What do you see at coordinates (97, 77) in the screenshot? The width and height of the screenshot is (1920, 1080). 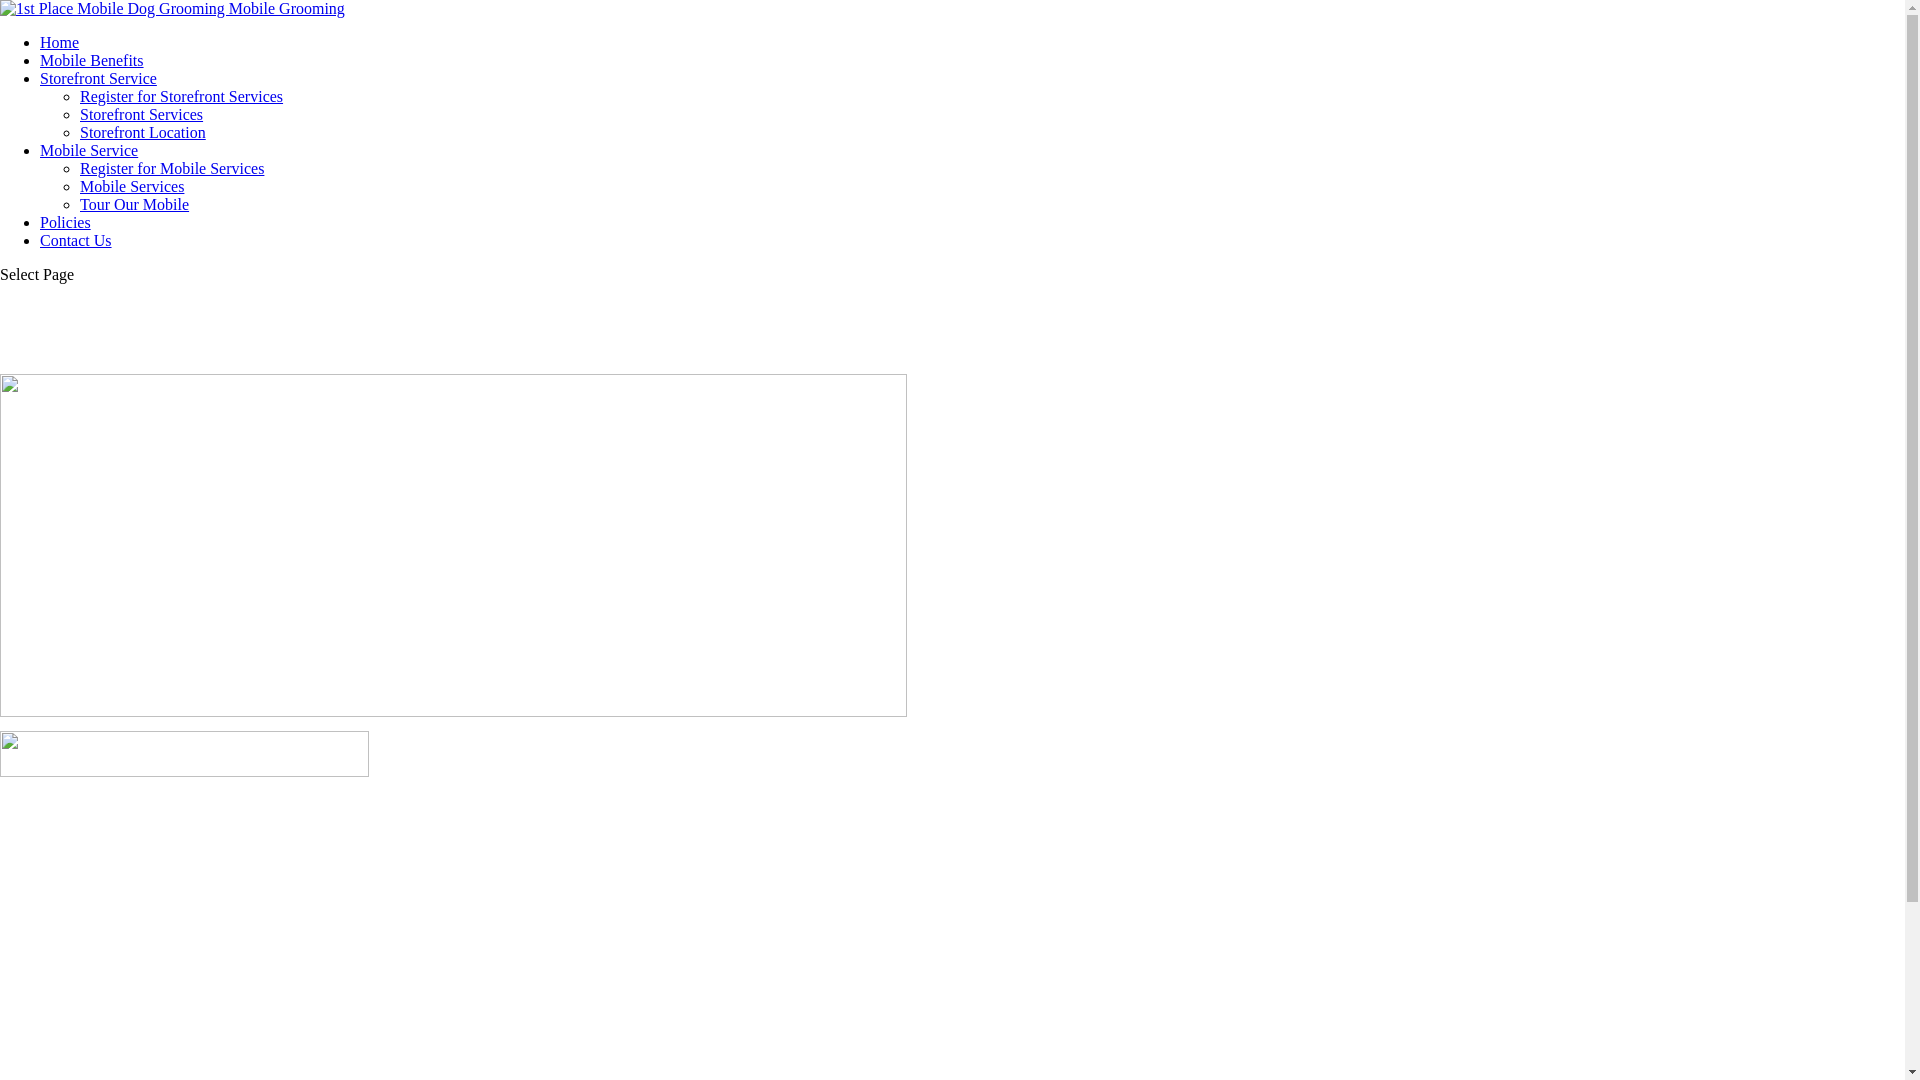 I see `'Storefront Service'` at bounding box center [97, 77].